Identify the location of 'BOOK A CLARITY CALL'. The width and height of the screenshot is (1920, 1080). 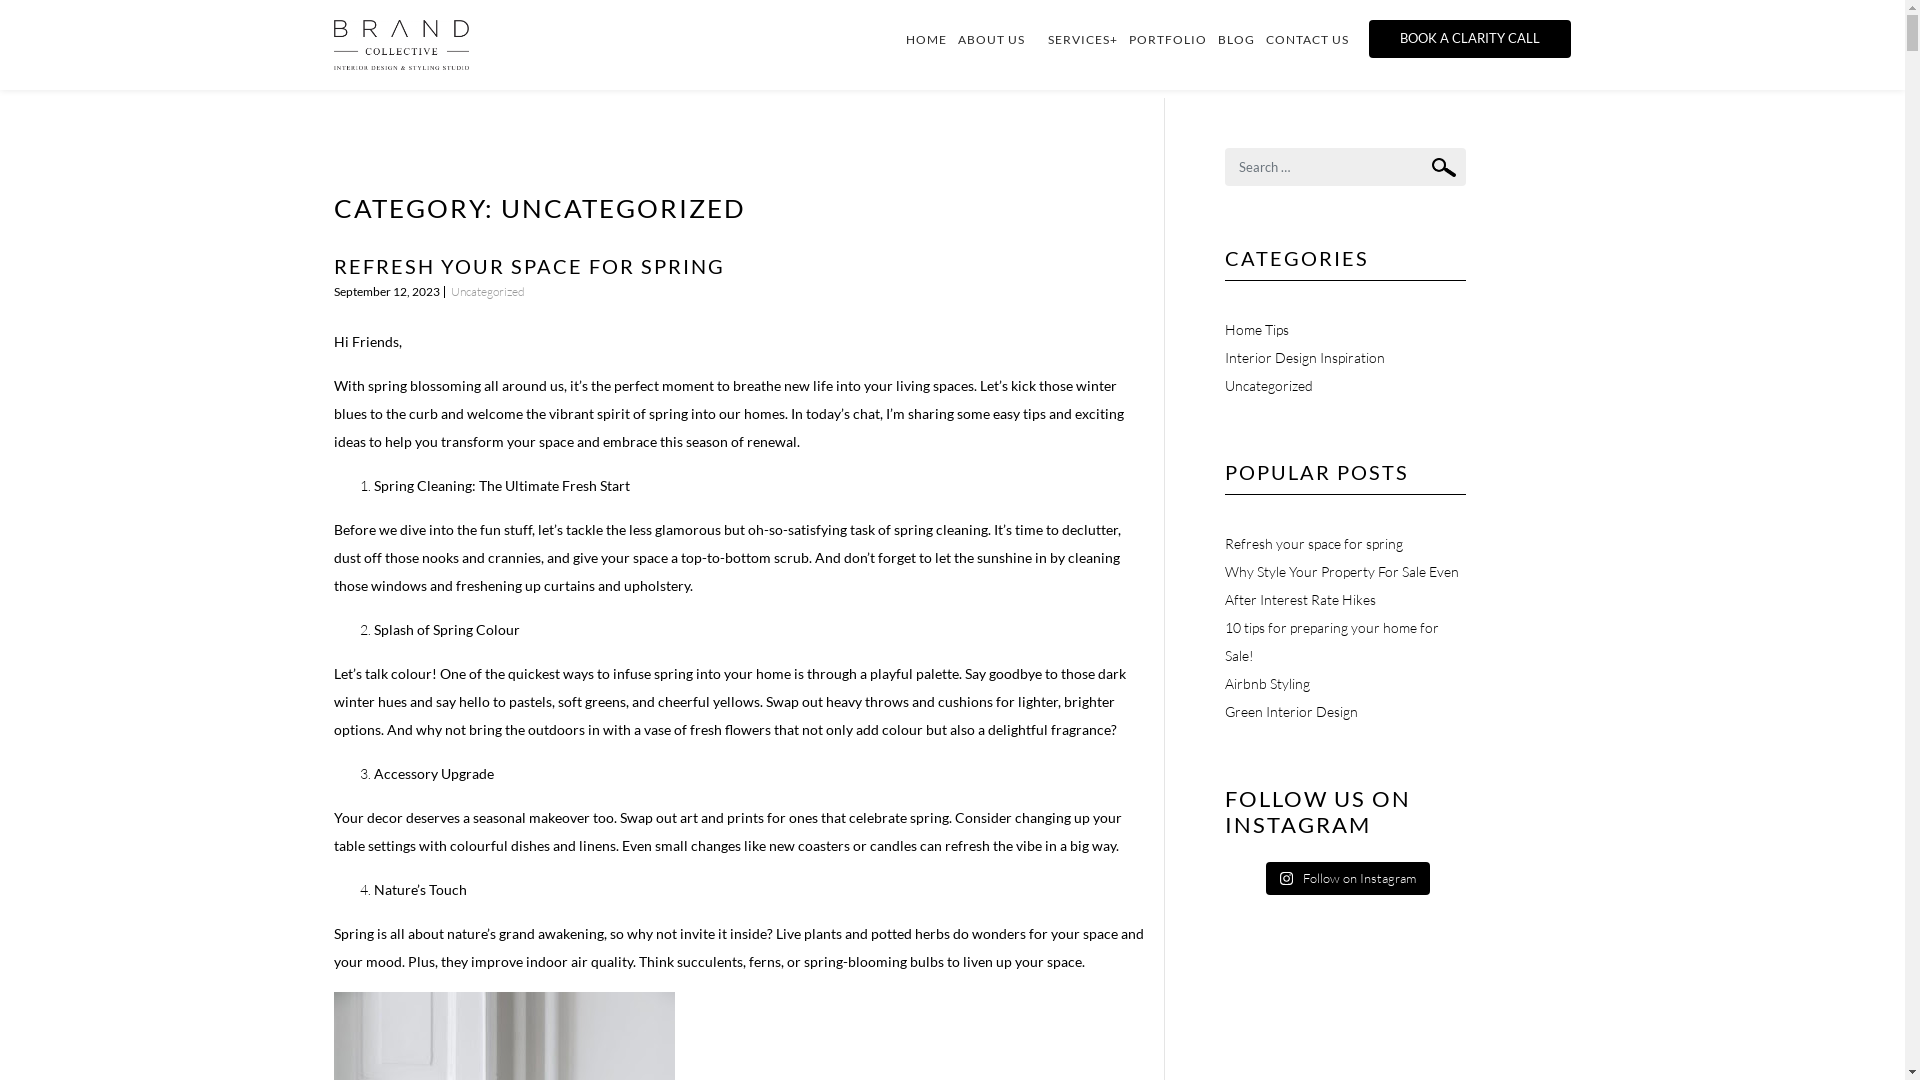
(1469, 38).